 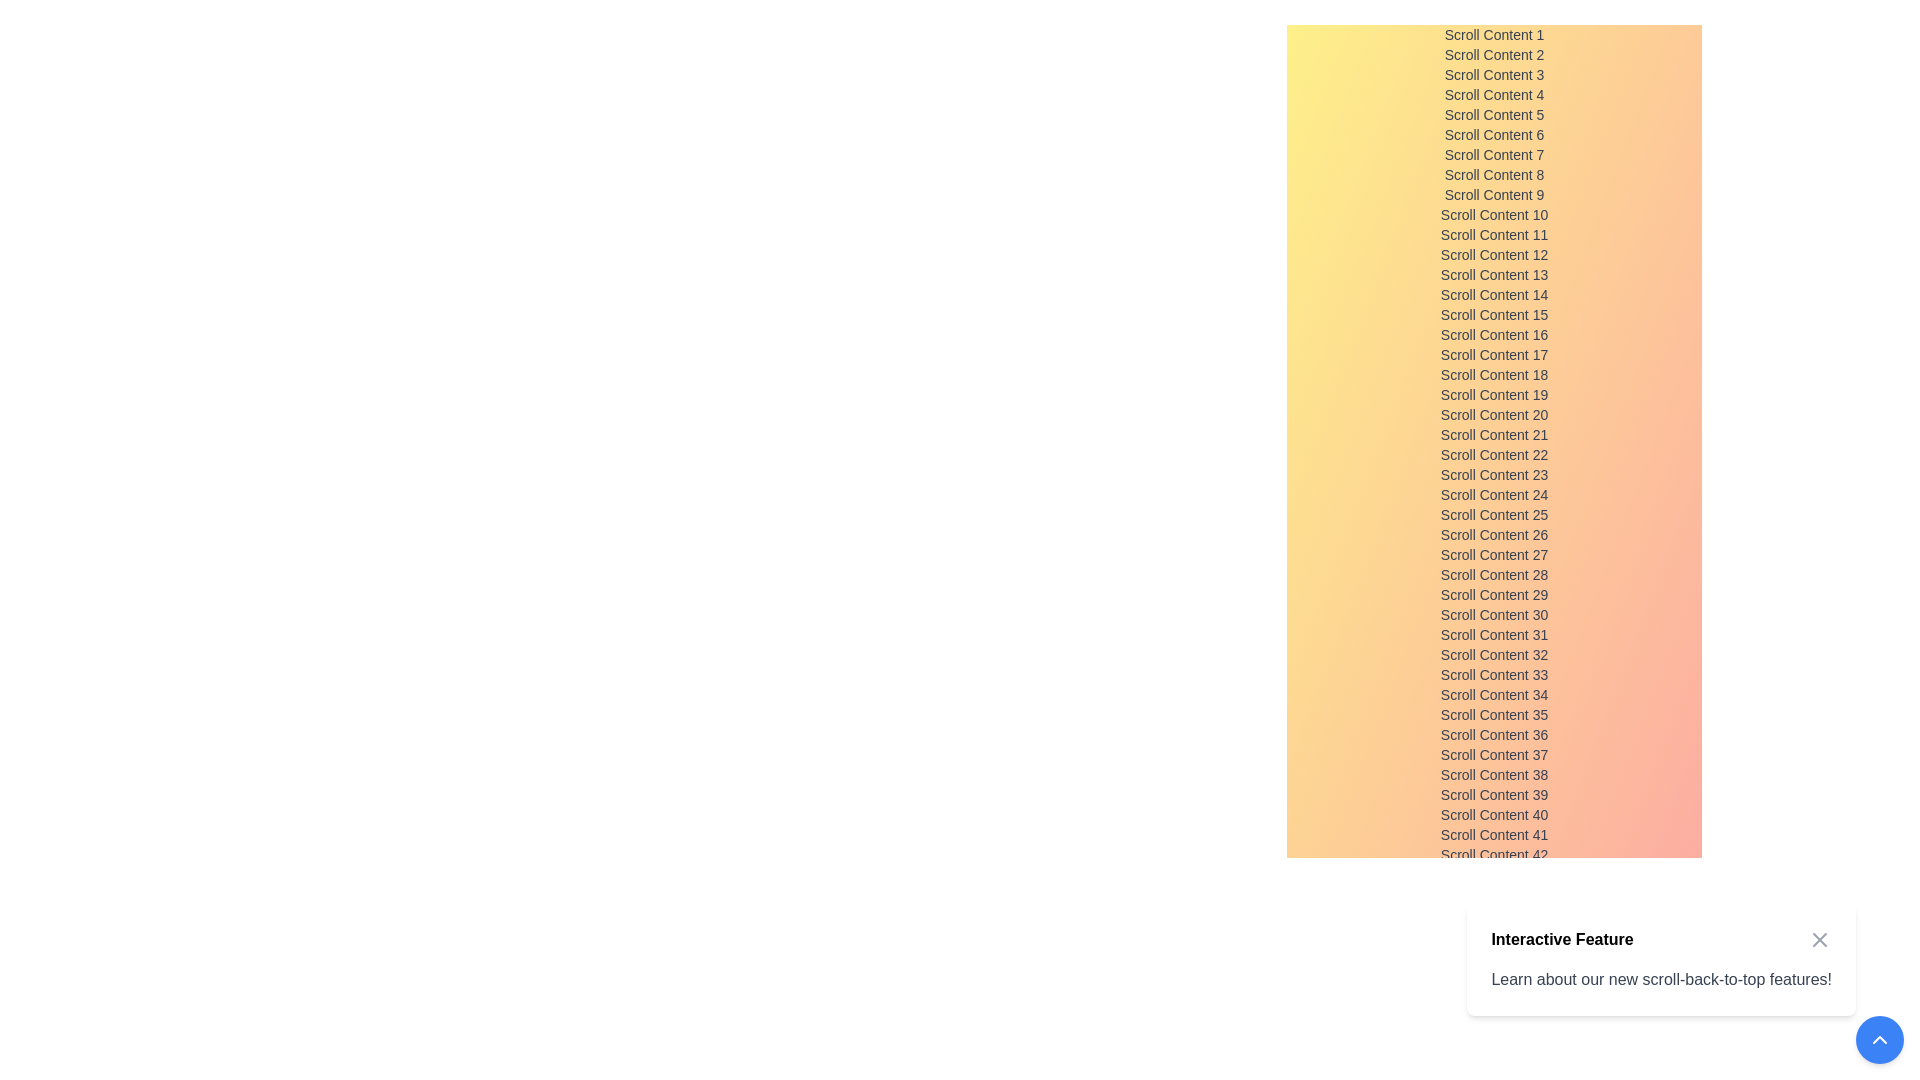 I want to click on the static text element that serves as a label in the scrollable list, positioned as the 16th item between 'Scroll Content 15' and 'Scroll Content 17', so click(x=1494, y=334).